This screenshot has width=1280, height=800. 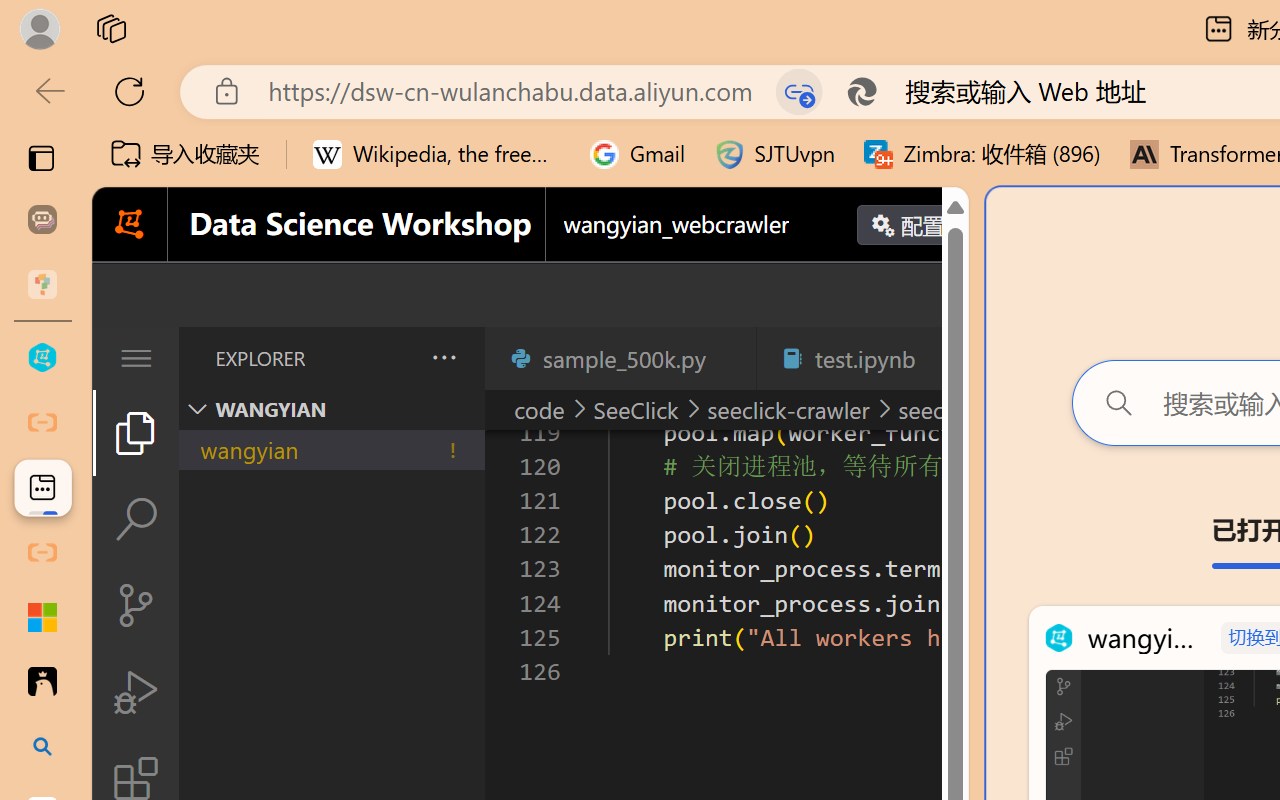 I want to click on 'Tab actions', so click(x=944, y=358).